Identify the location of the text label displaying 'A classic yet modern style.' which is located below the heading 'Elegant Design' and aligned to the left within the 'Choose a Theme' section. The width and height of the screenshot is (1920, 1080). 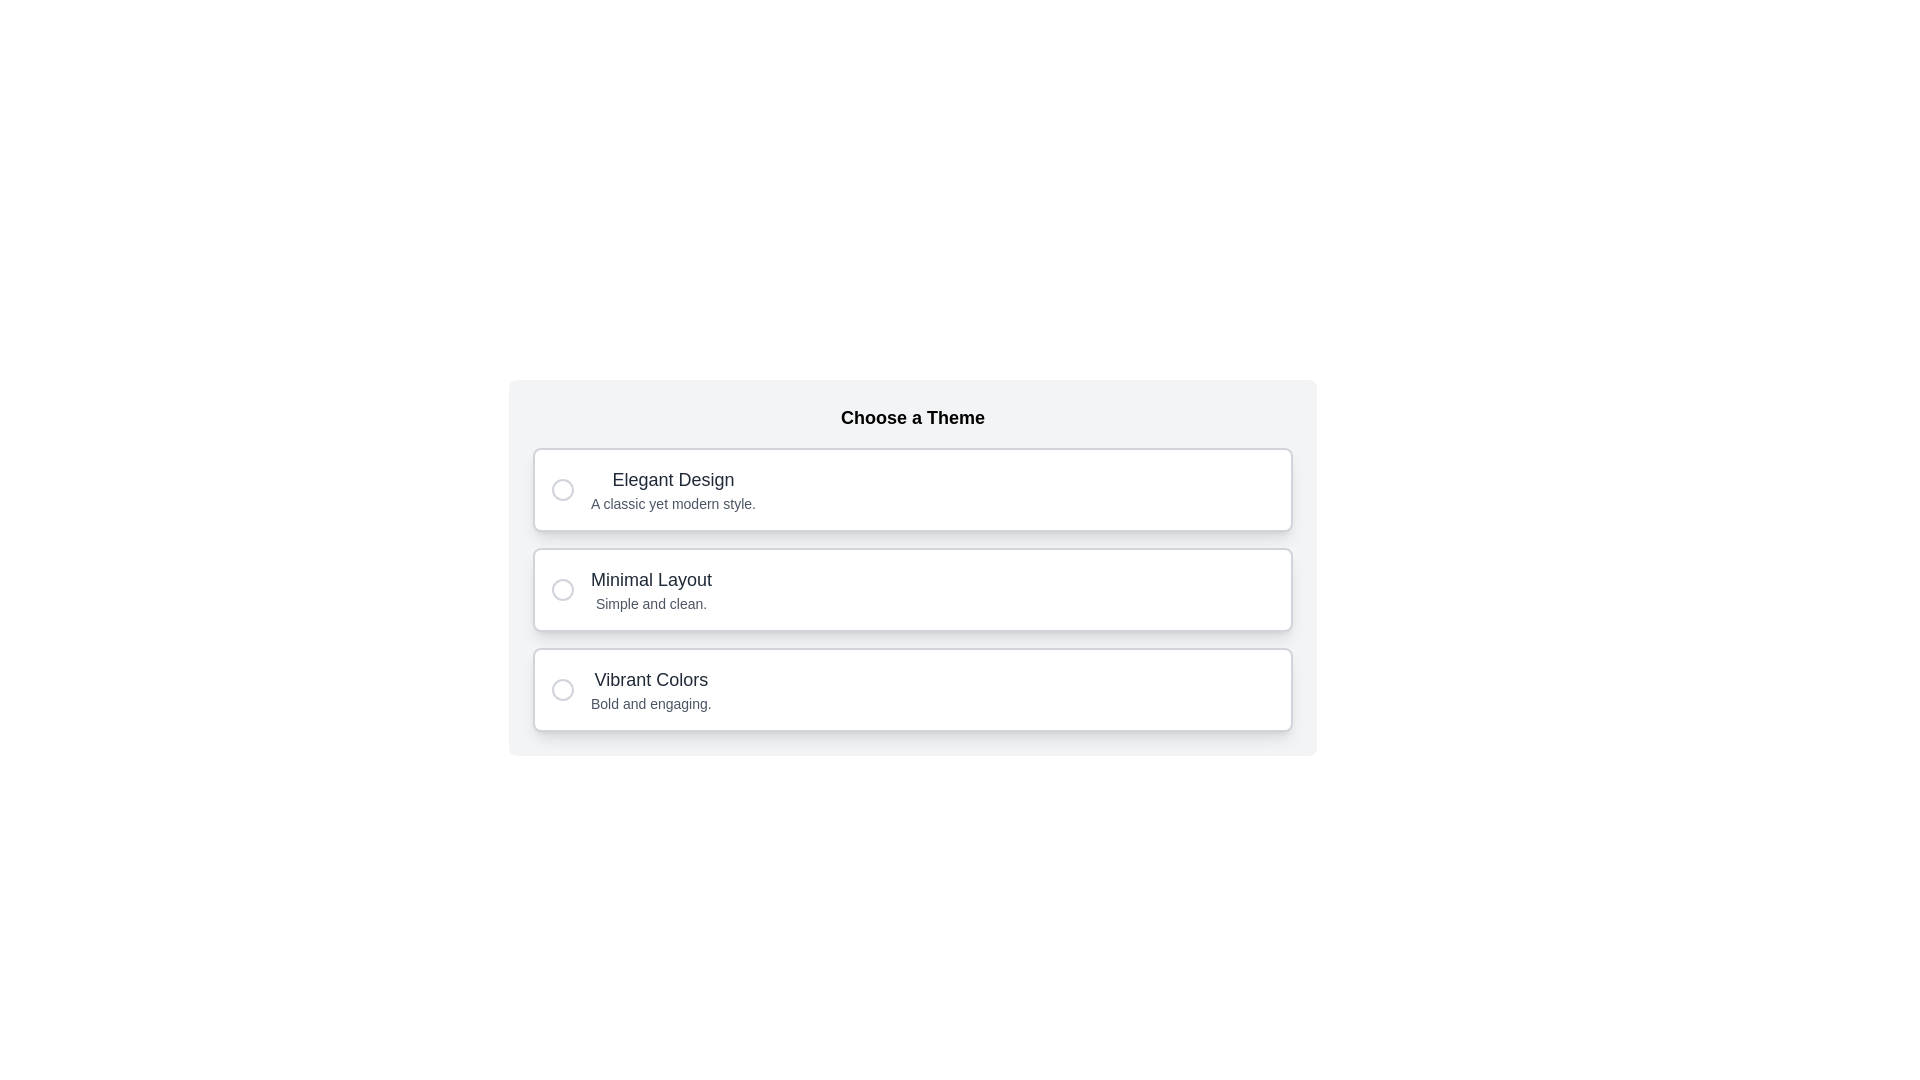
(673, 503).